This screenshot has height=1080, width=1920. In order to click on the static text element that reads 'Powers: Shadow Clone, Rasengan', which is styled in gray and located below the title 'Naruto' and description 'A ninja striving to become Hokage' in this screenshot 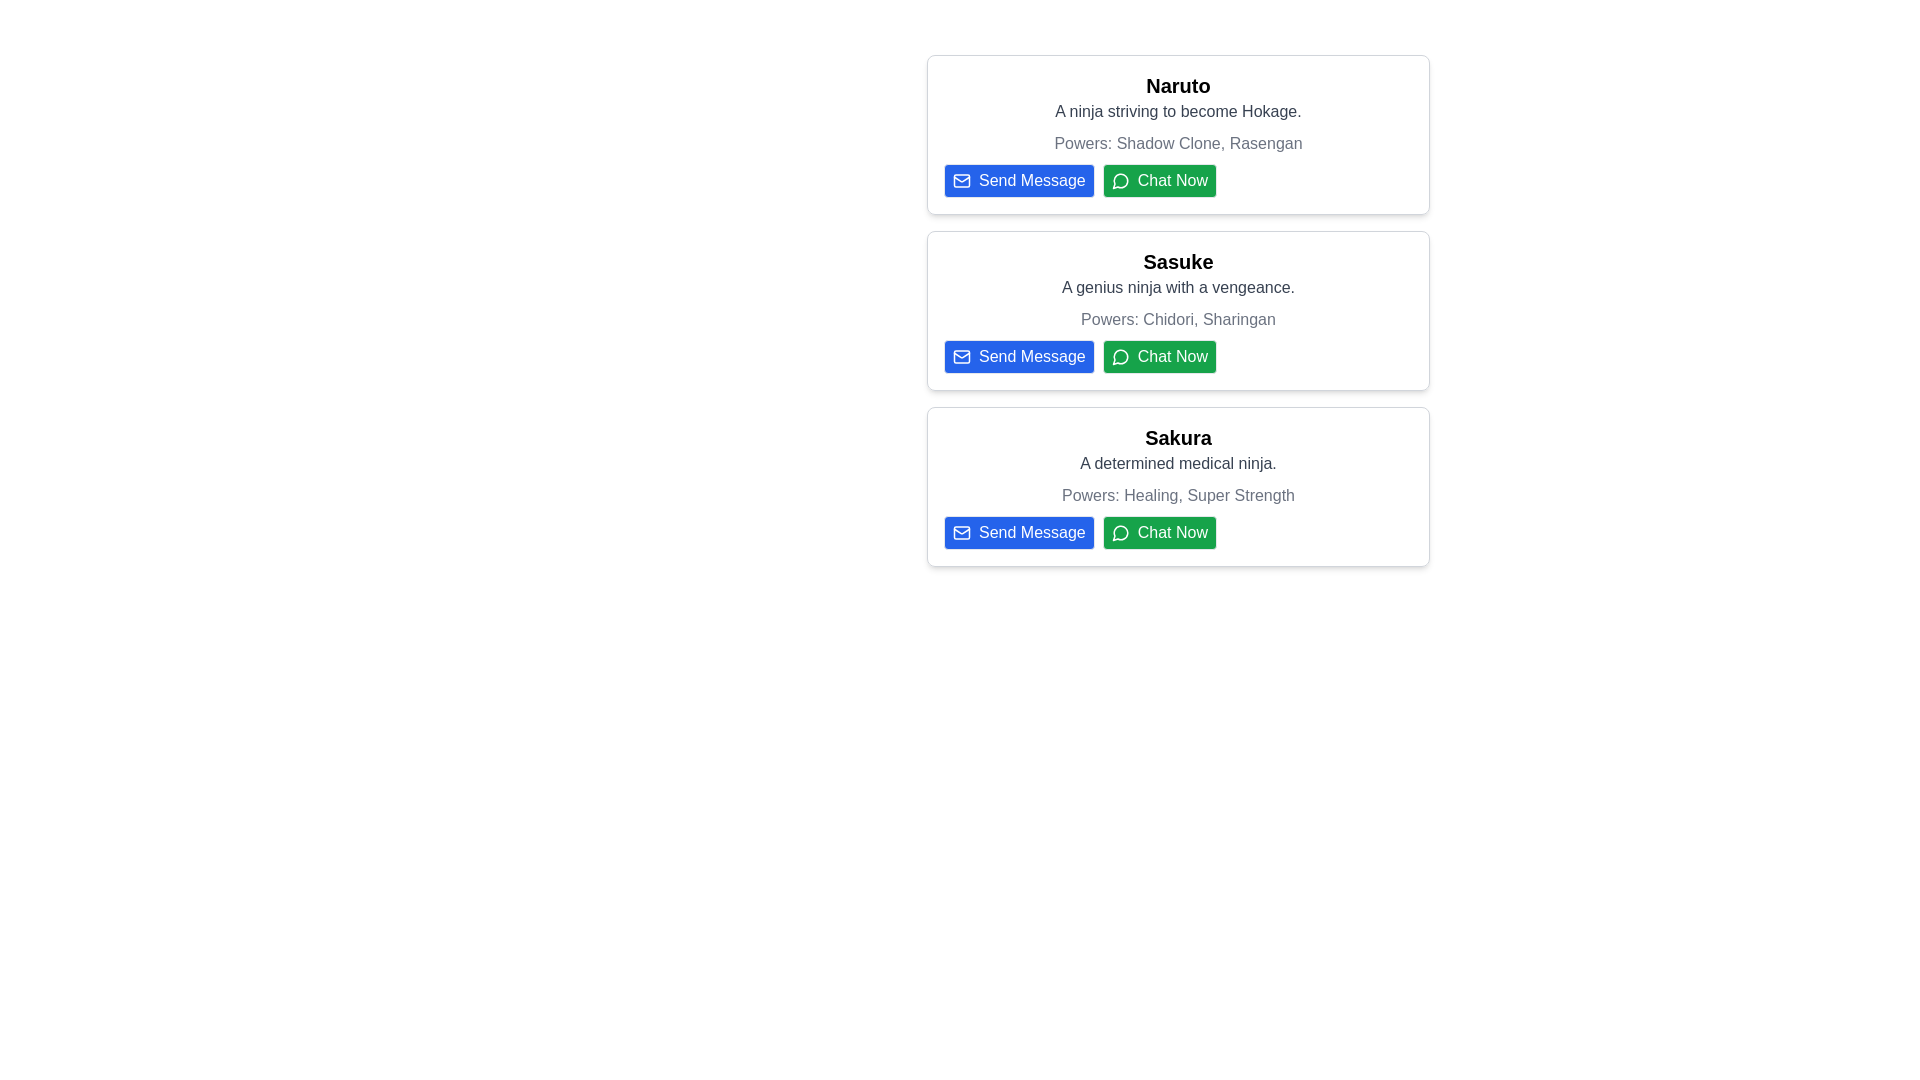, I will do `click(1178, 142)`.